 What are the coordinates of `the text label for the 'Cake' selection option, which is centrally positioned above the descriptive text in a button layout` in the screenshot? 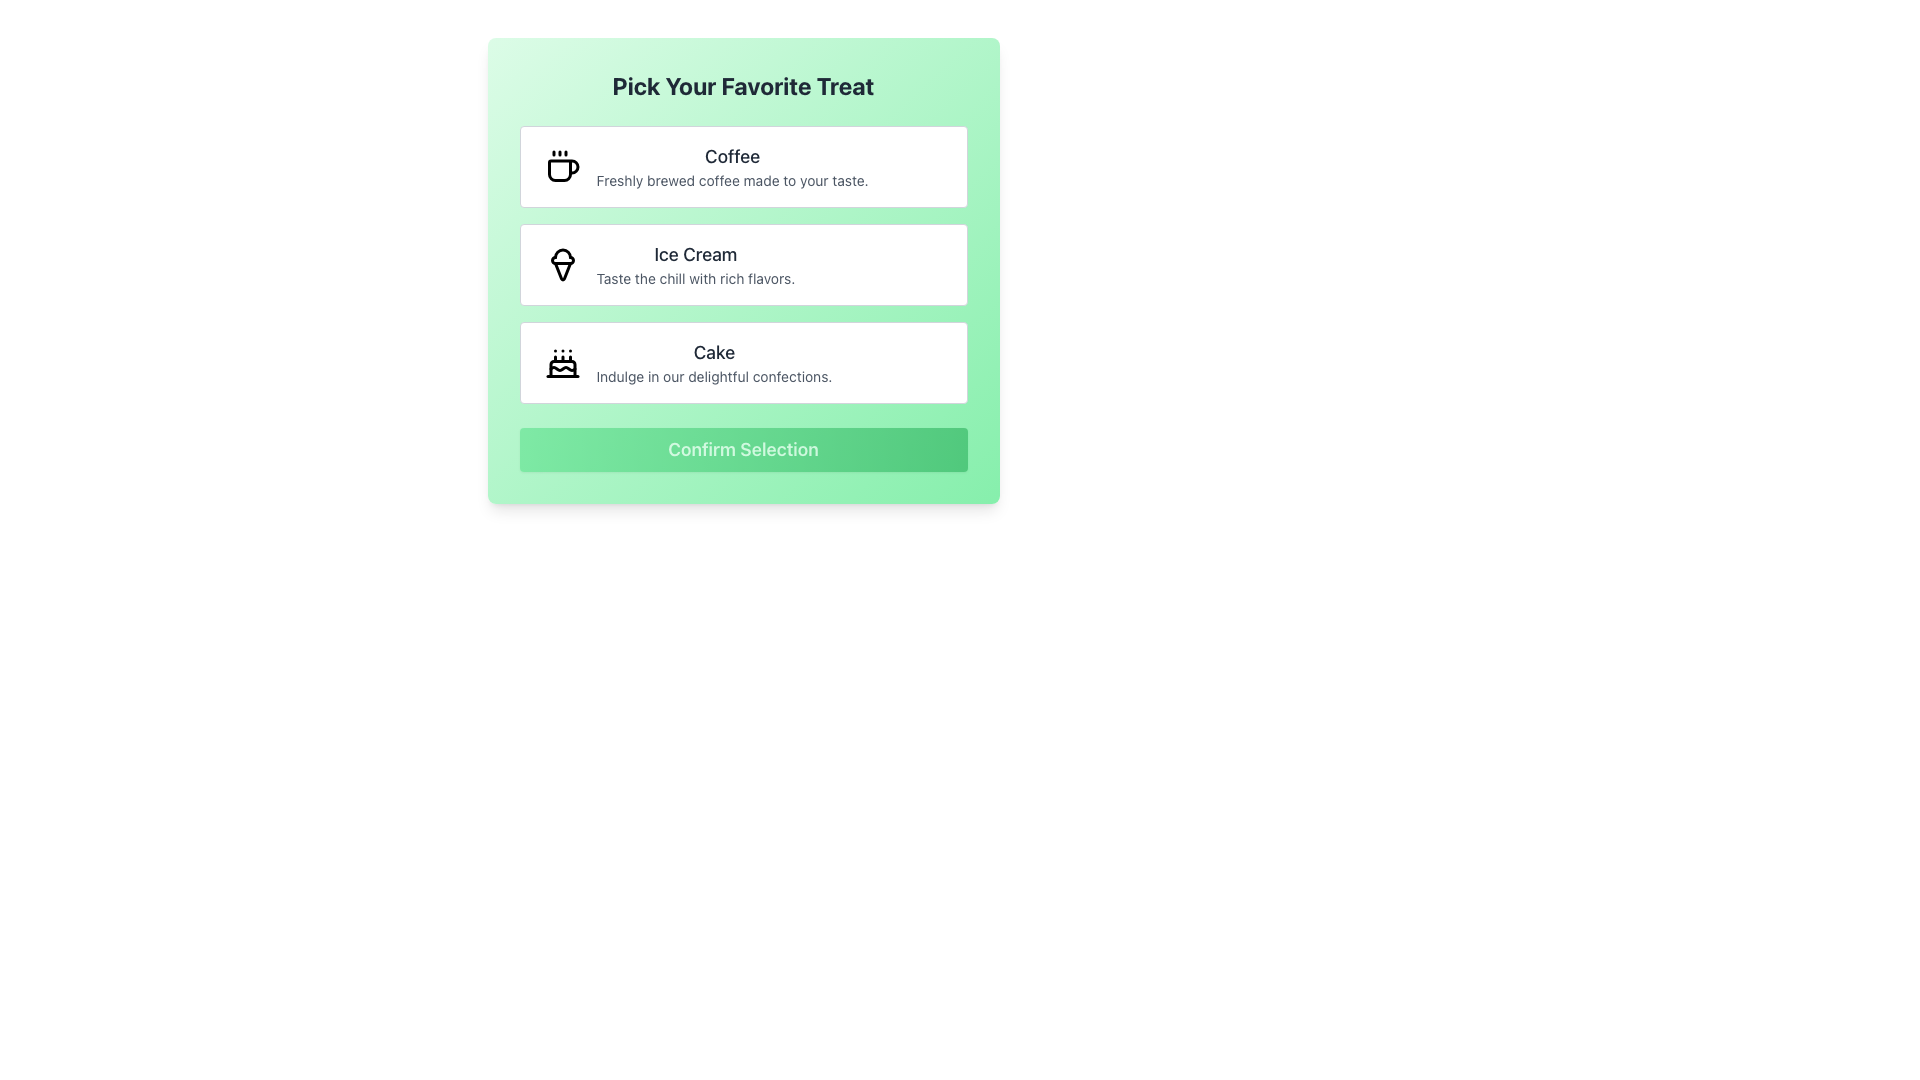 It's located at (714, 352).